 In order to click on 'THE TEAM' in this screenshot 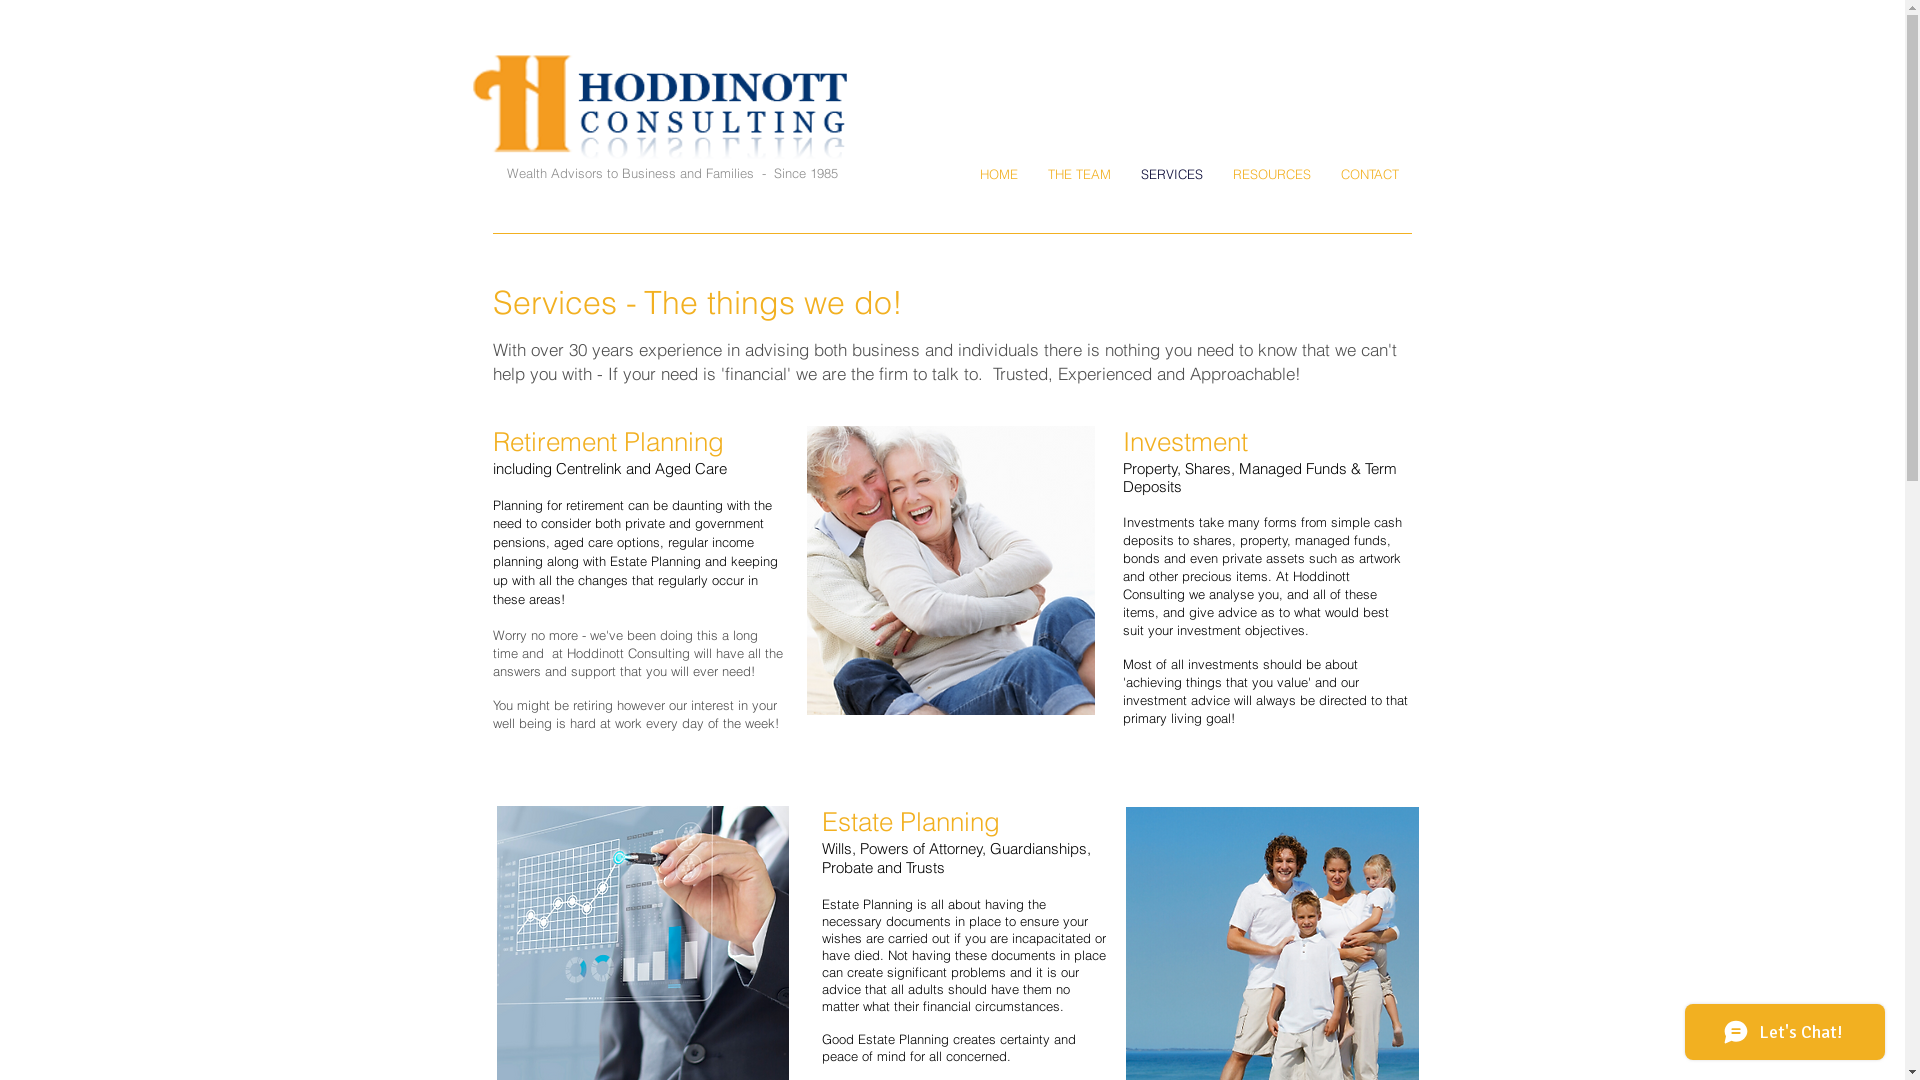, I will do `click(1078, 173)`.